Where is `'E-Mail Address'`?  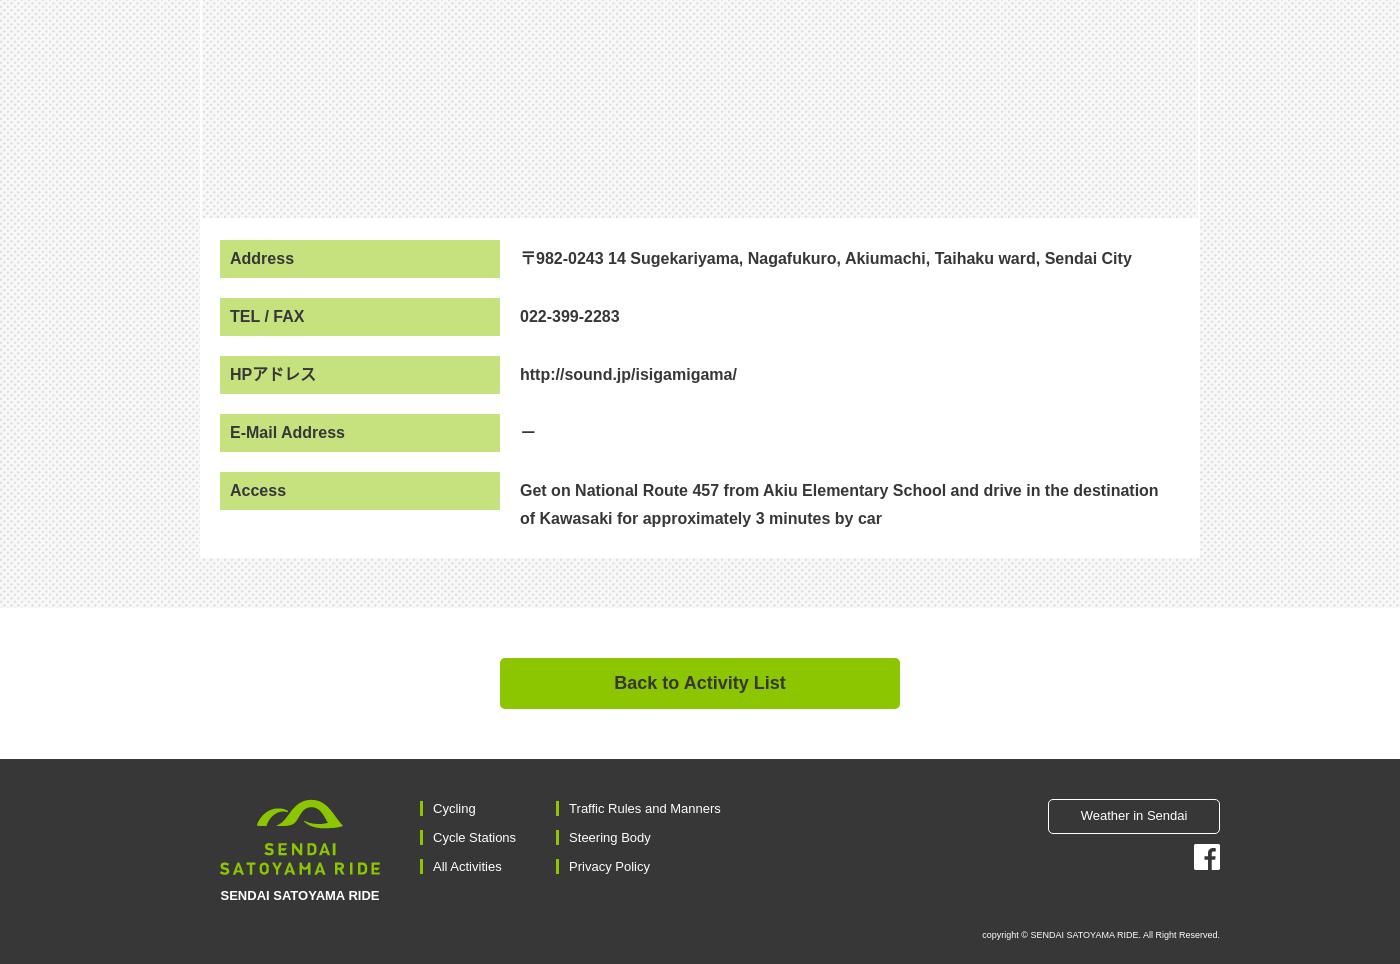 'E-Mail Address' is located at coordinates (287, 430).